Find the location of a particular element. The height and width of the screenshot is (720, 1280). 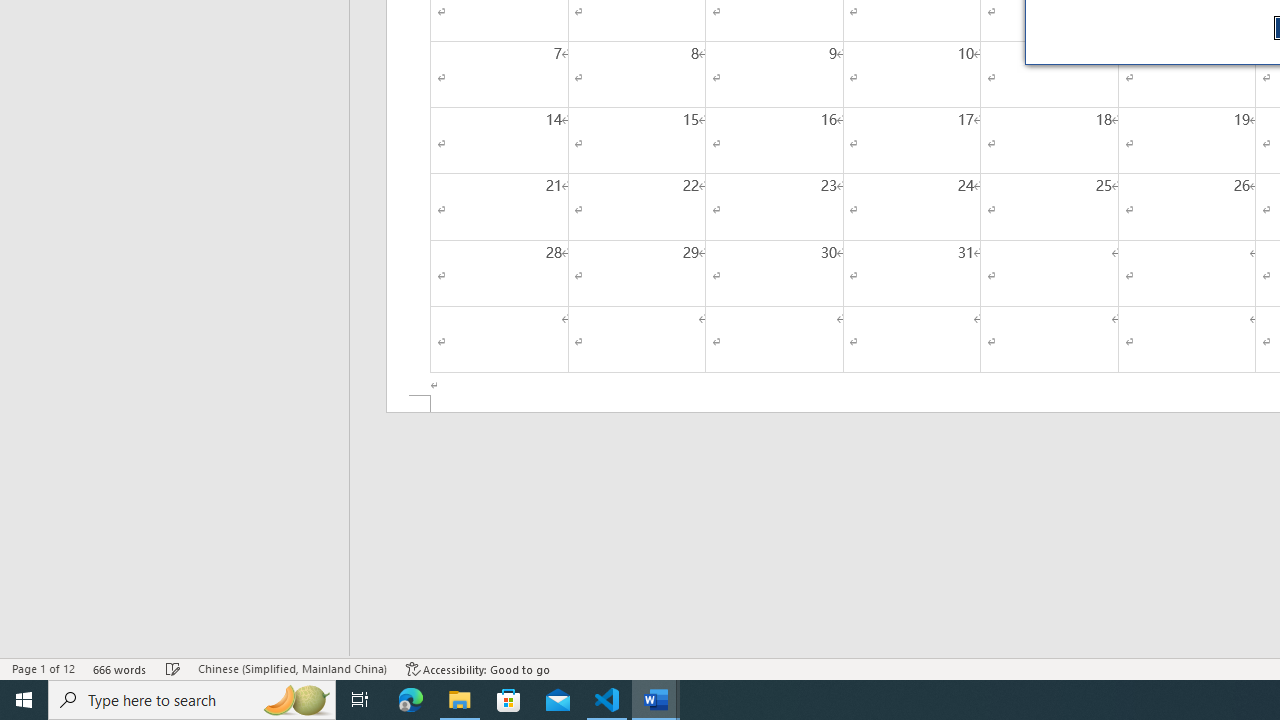

'File Explorer - 1 running window' is located at coordinates (459, 698).